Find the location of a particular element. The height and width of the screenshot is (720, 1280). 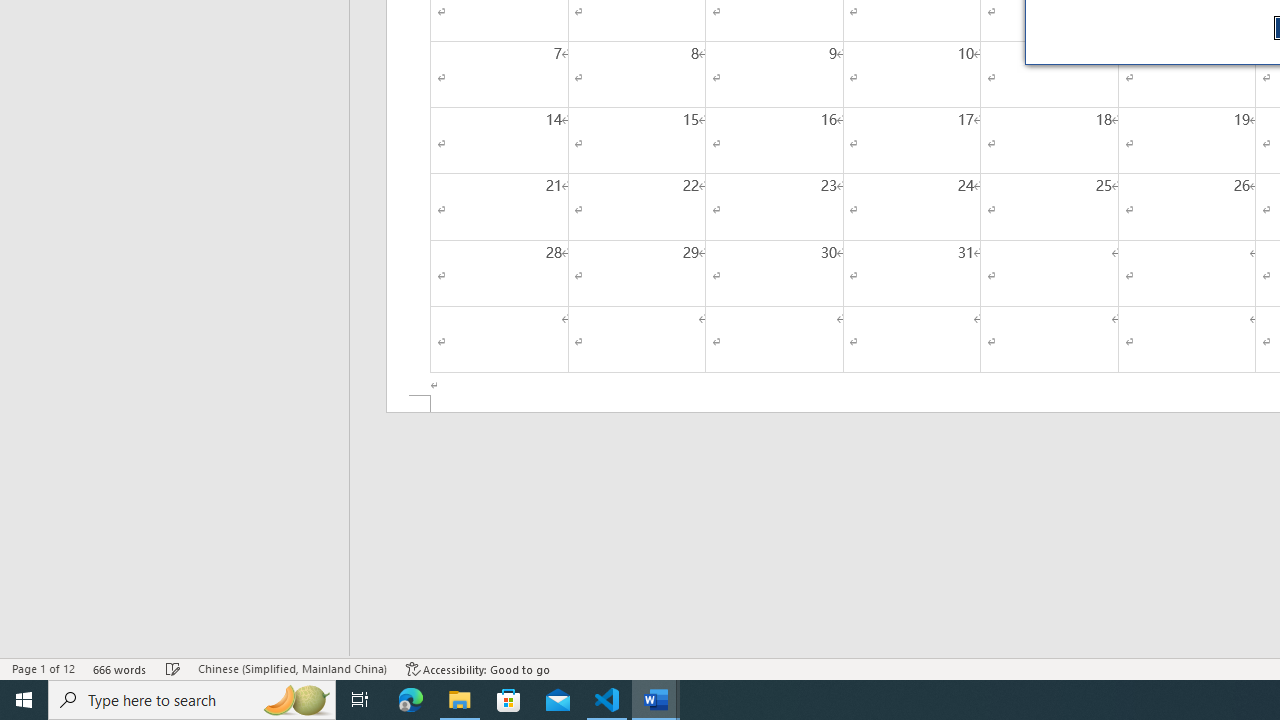

'File Explorer - 1 running window' is located at coordinates (459, 698).